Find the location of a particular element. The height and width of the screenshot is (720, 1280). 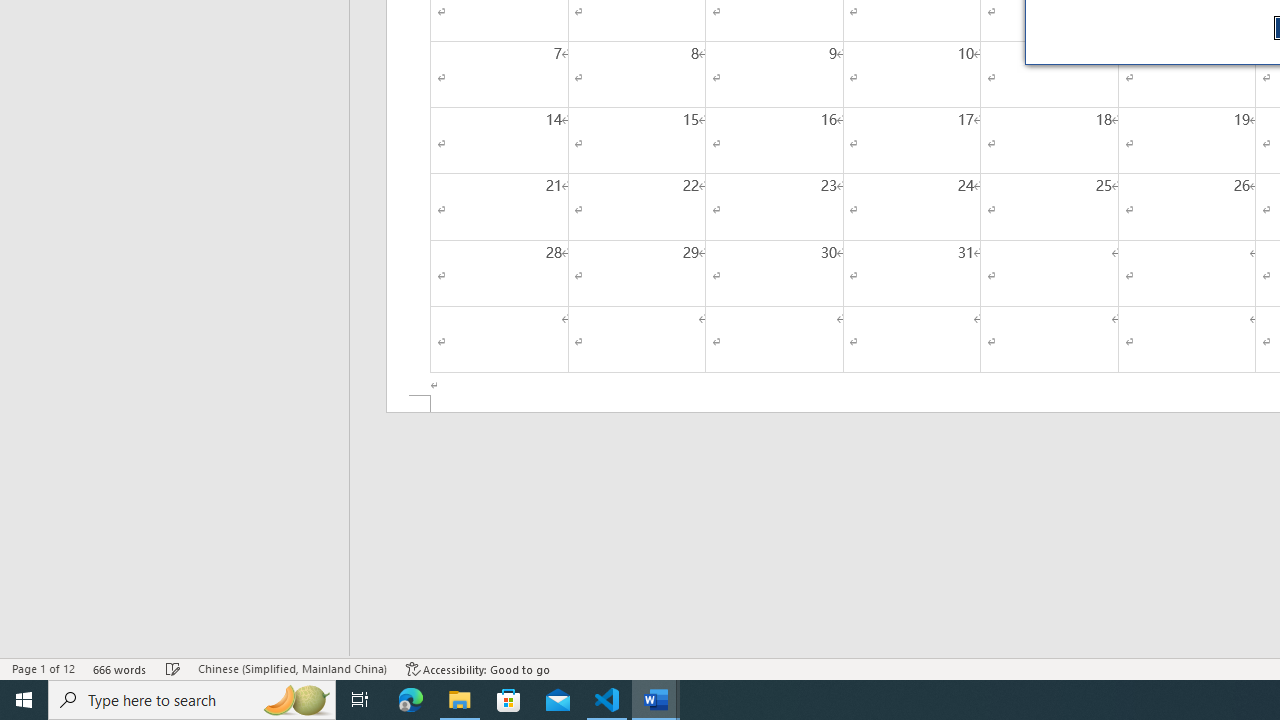

'File Explorer - 1 running window' is located at coordinates (459, 698).